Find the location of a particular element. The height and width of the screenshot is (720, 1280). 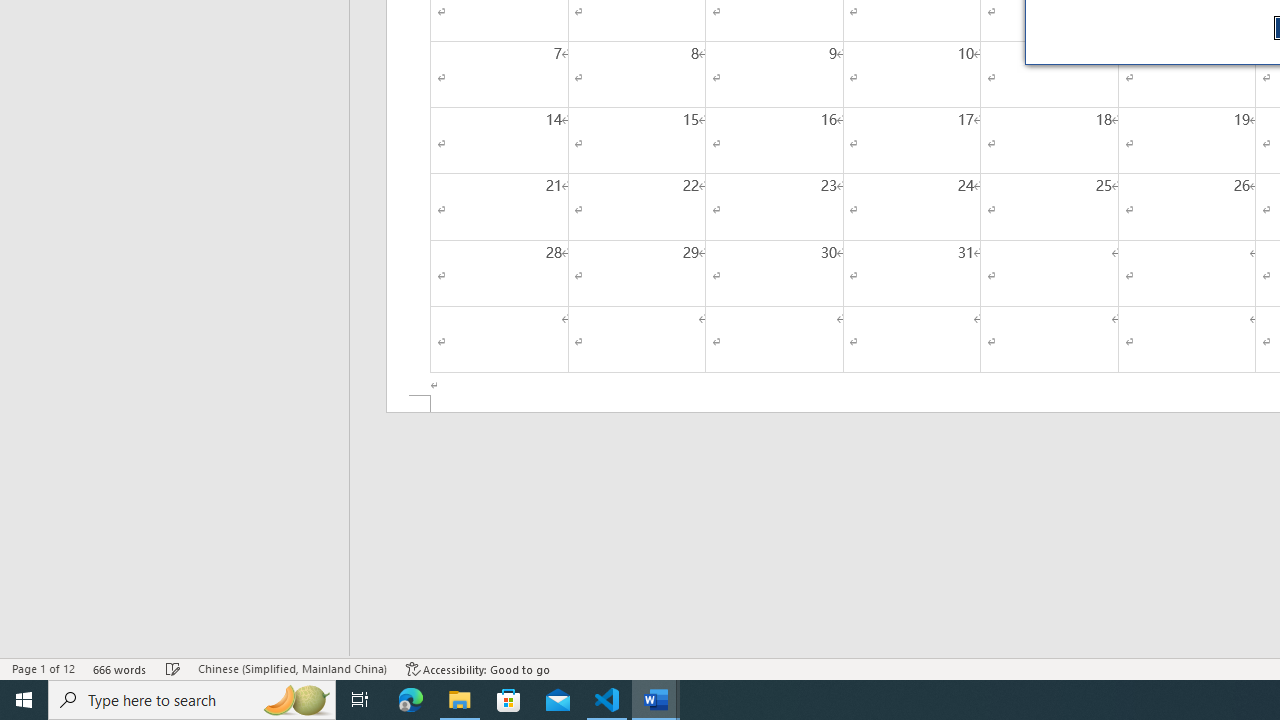

'File Explorer - 1 running window' is located at coordinates (459, 698).